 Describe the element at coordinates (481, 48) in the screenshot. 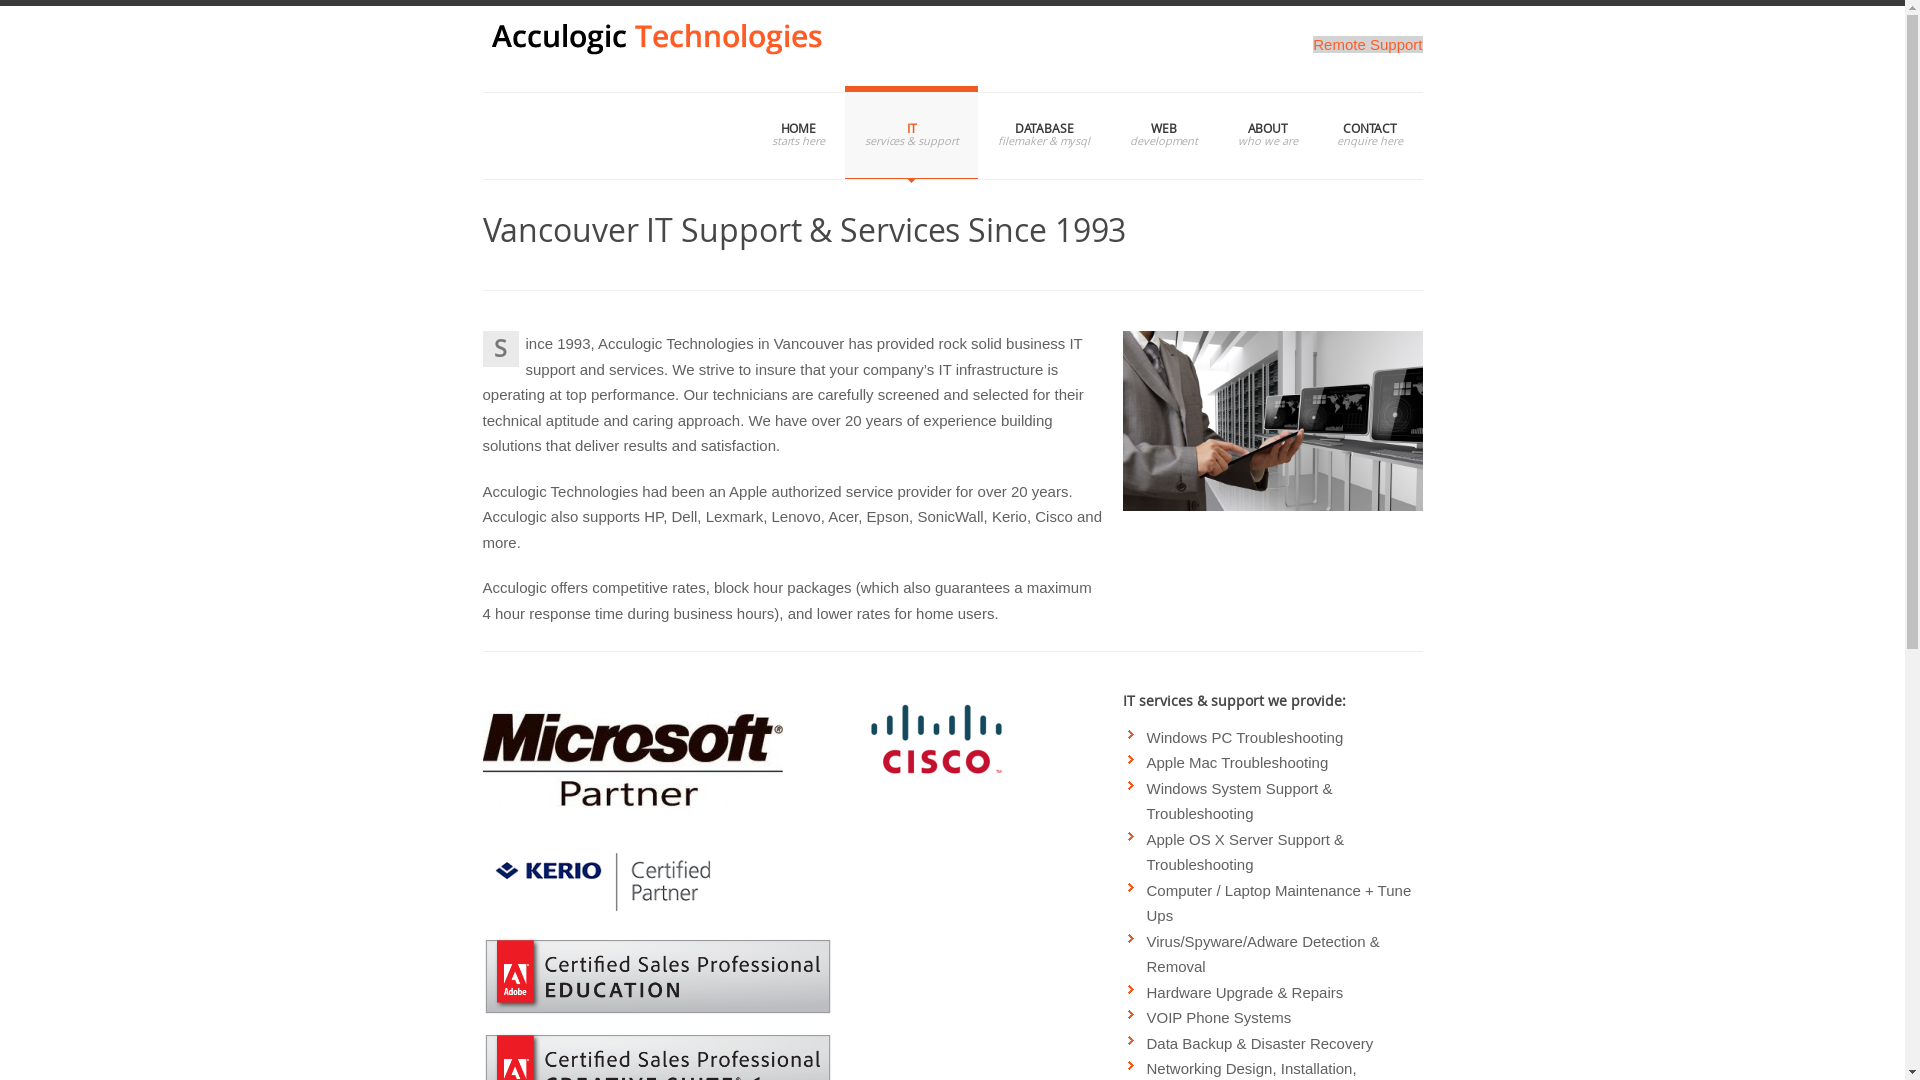

I see `'Acculogic Technologies'` at that location.